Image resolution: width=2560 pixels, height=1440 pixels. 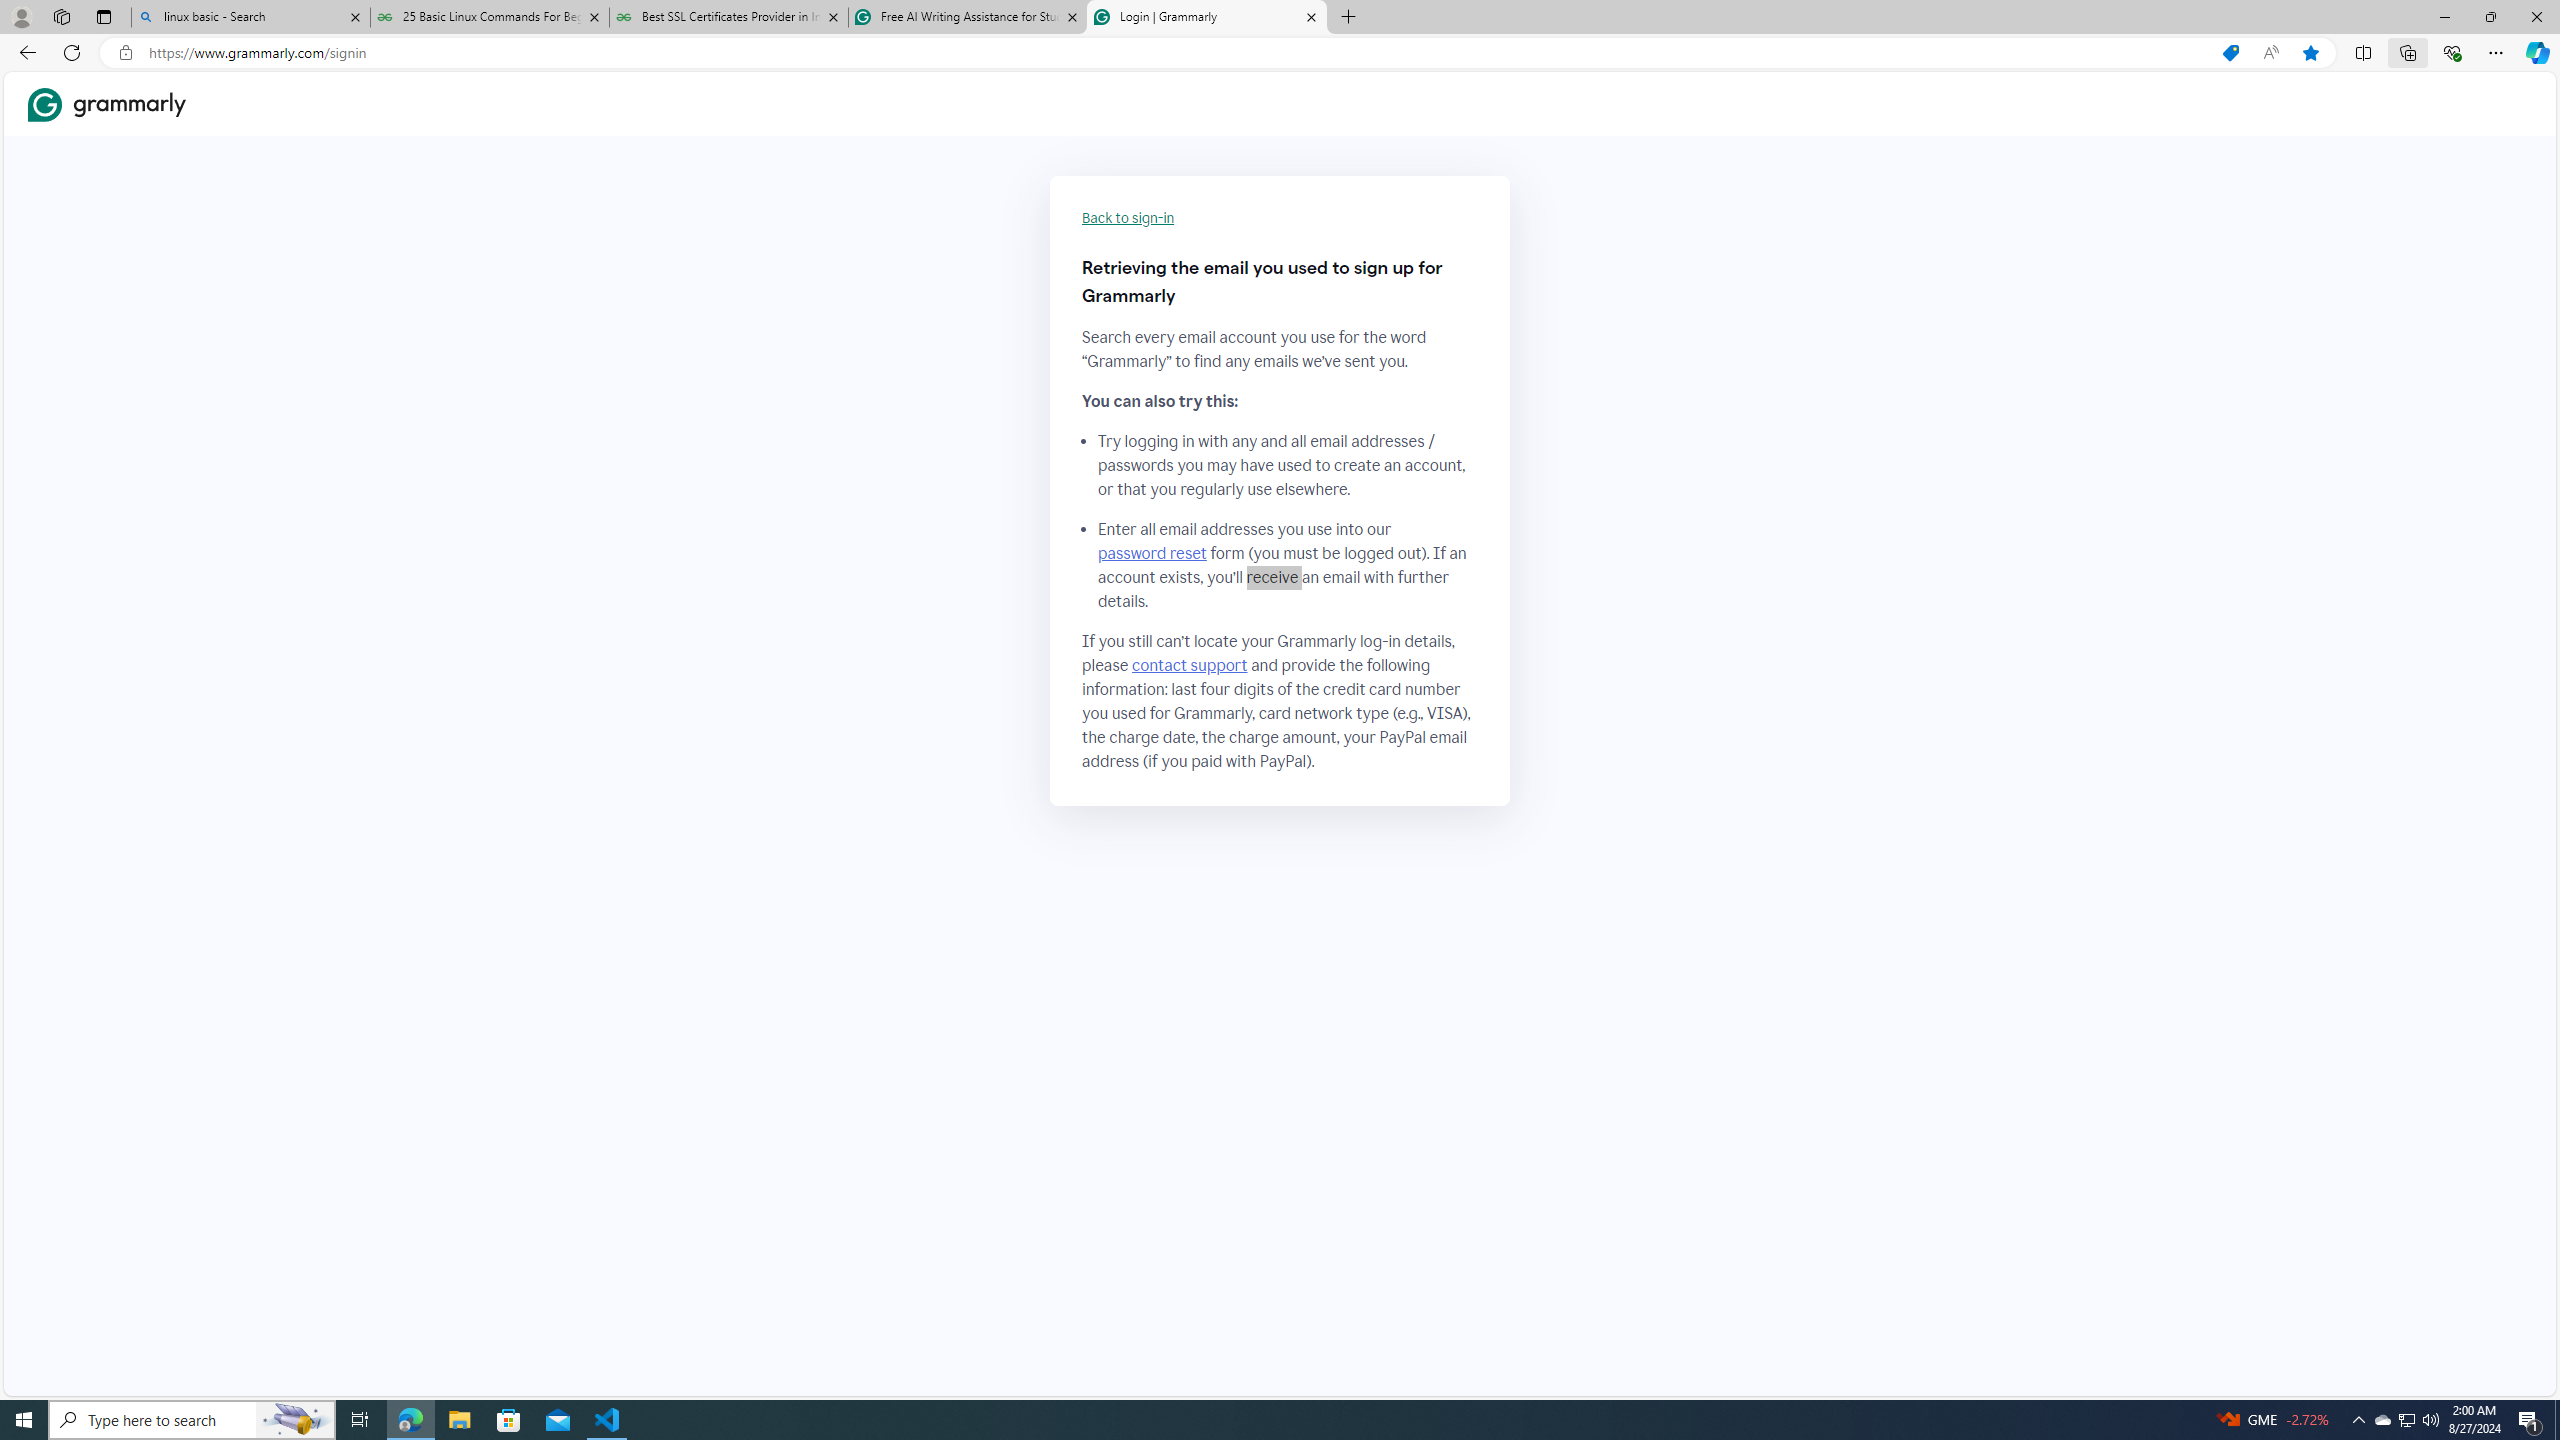 What do you see at coordinates (1128, 218) in the screenshot?
I see `'Back to sign-in'` at bounding box center [1128, 218].